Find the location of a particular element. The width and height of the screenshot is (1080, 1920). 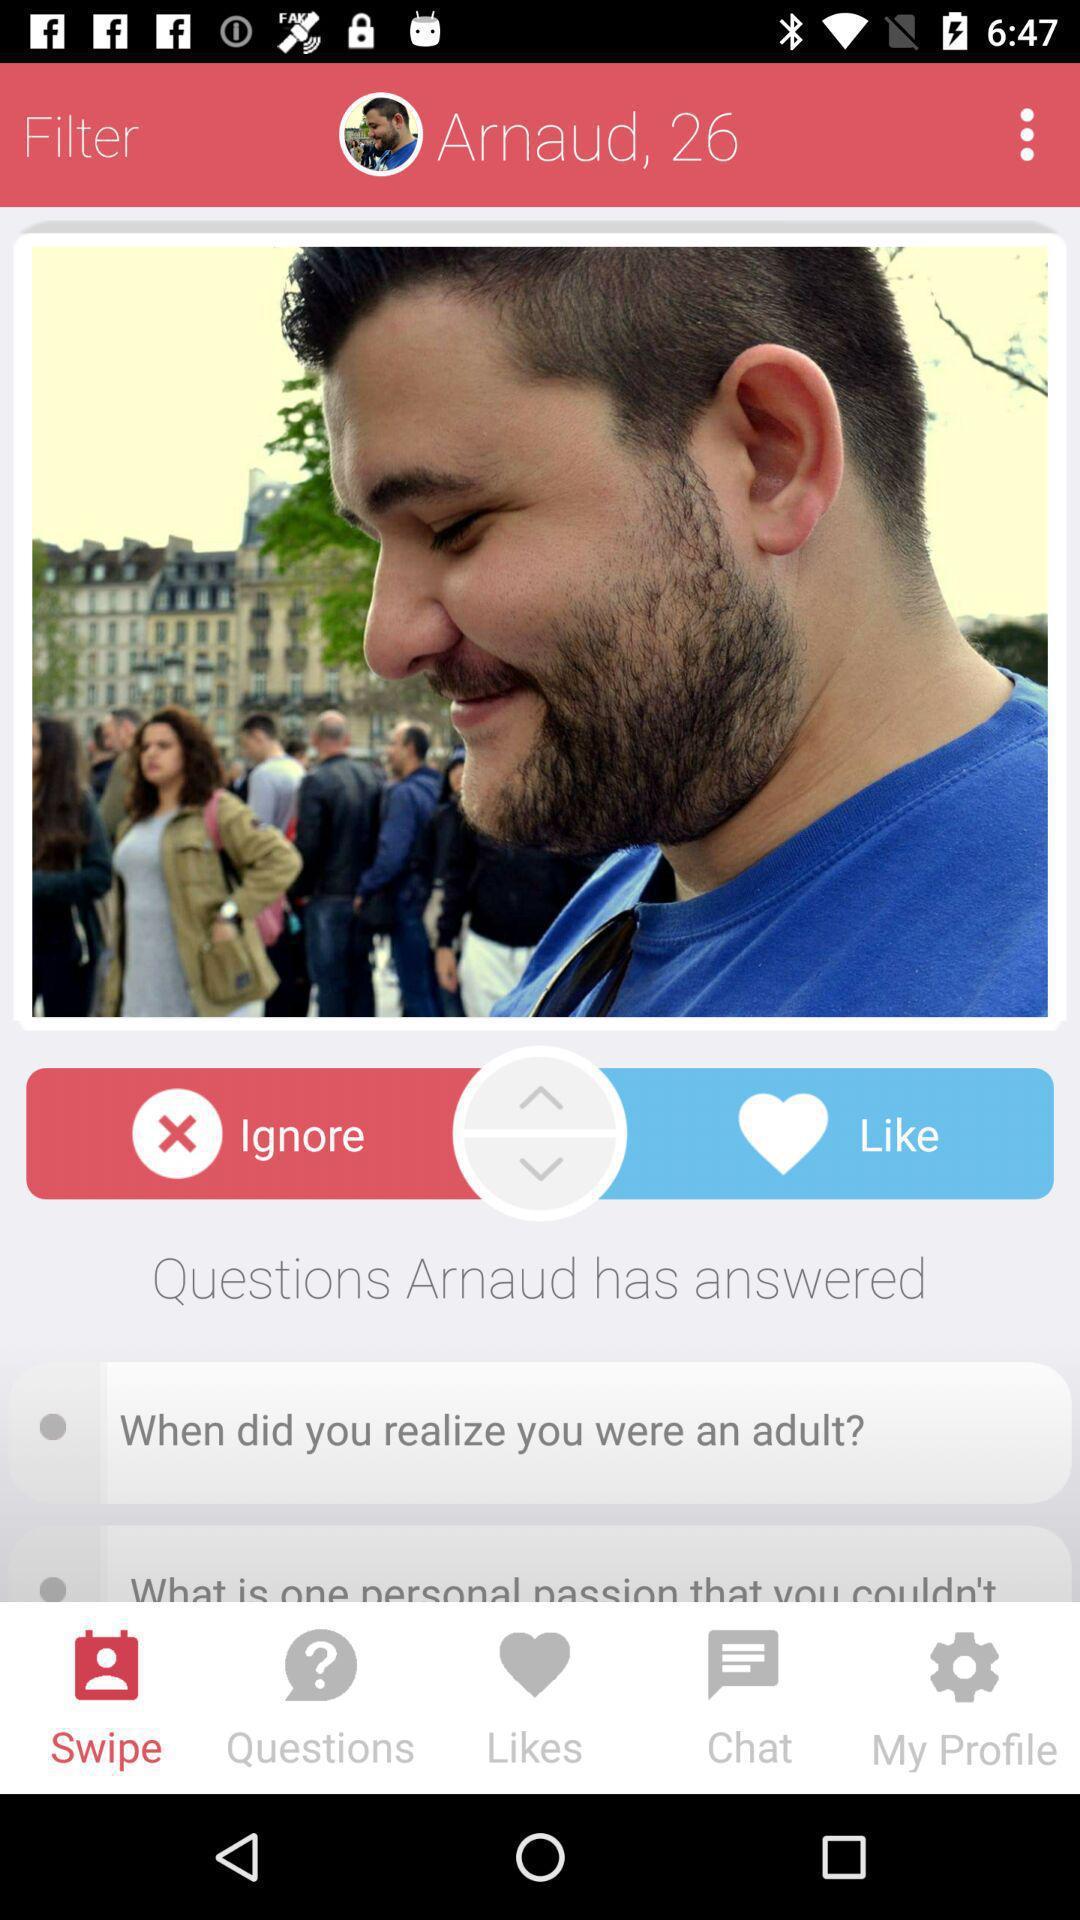

filter item is located at coordinates (79, 133).